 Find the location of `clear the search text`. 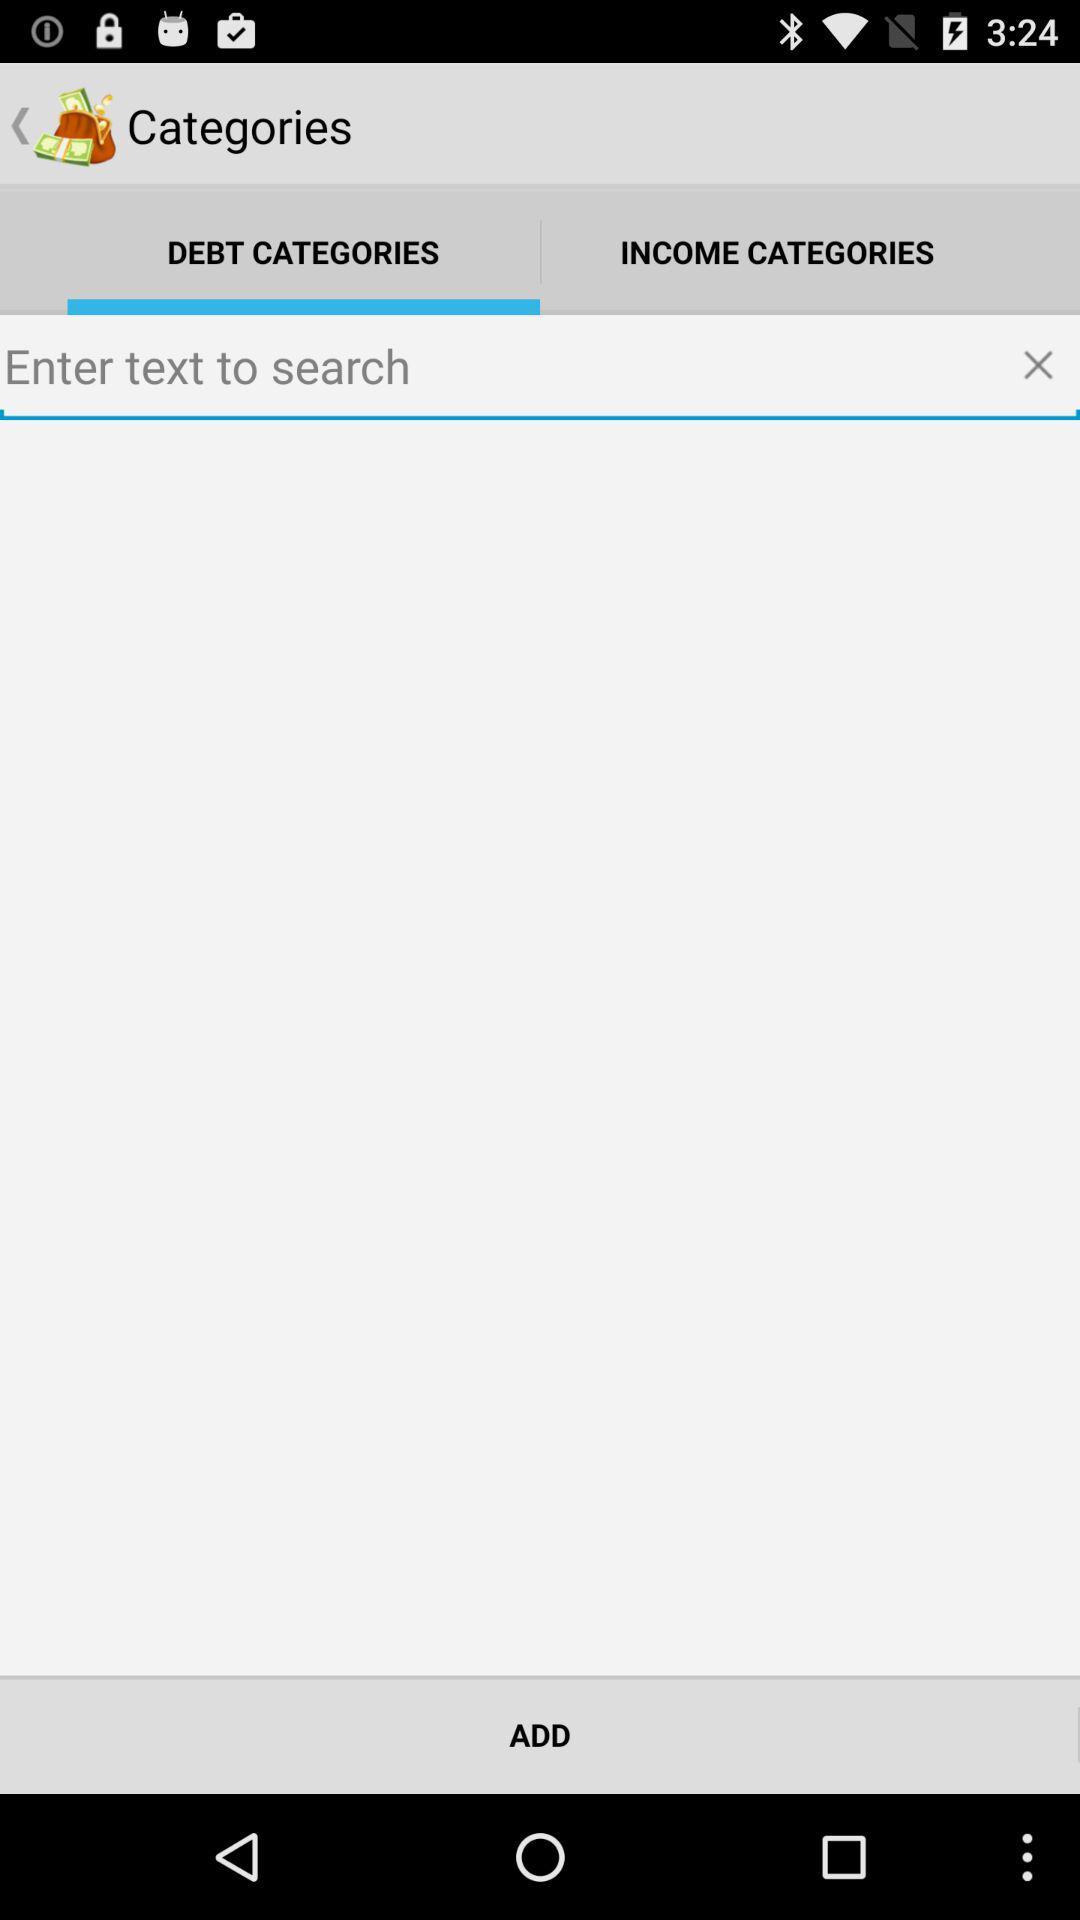

clear the search text is located at coordinates (1044, 367).